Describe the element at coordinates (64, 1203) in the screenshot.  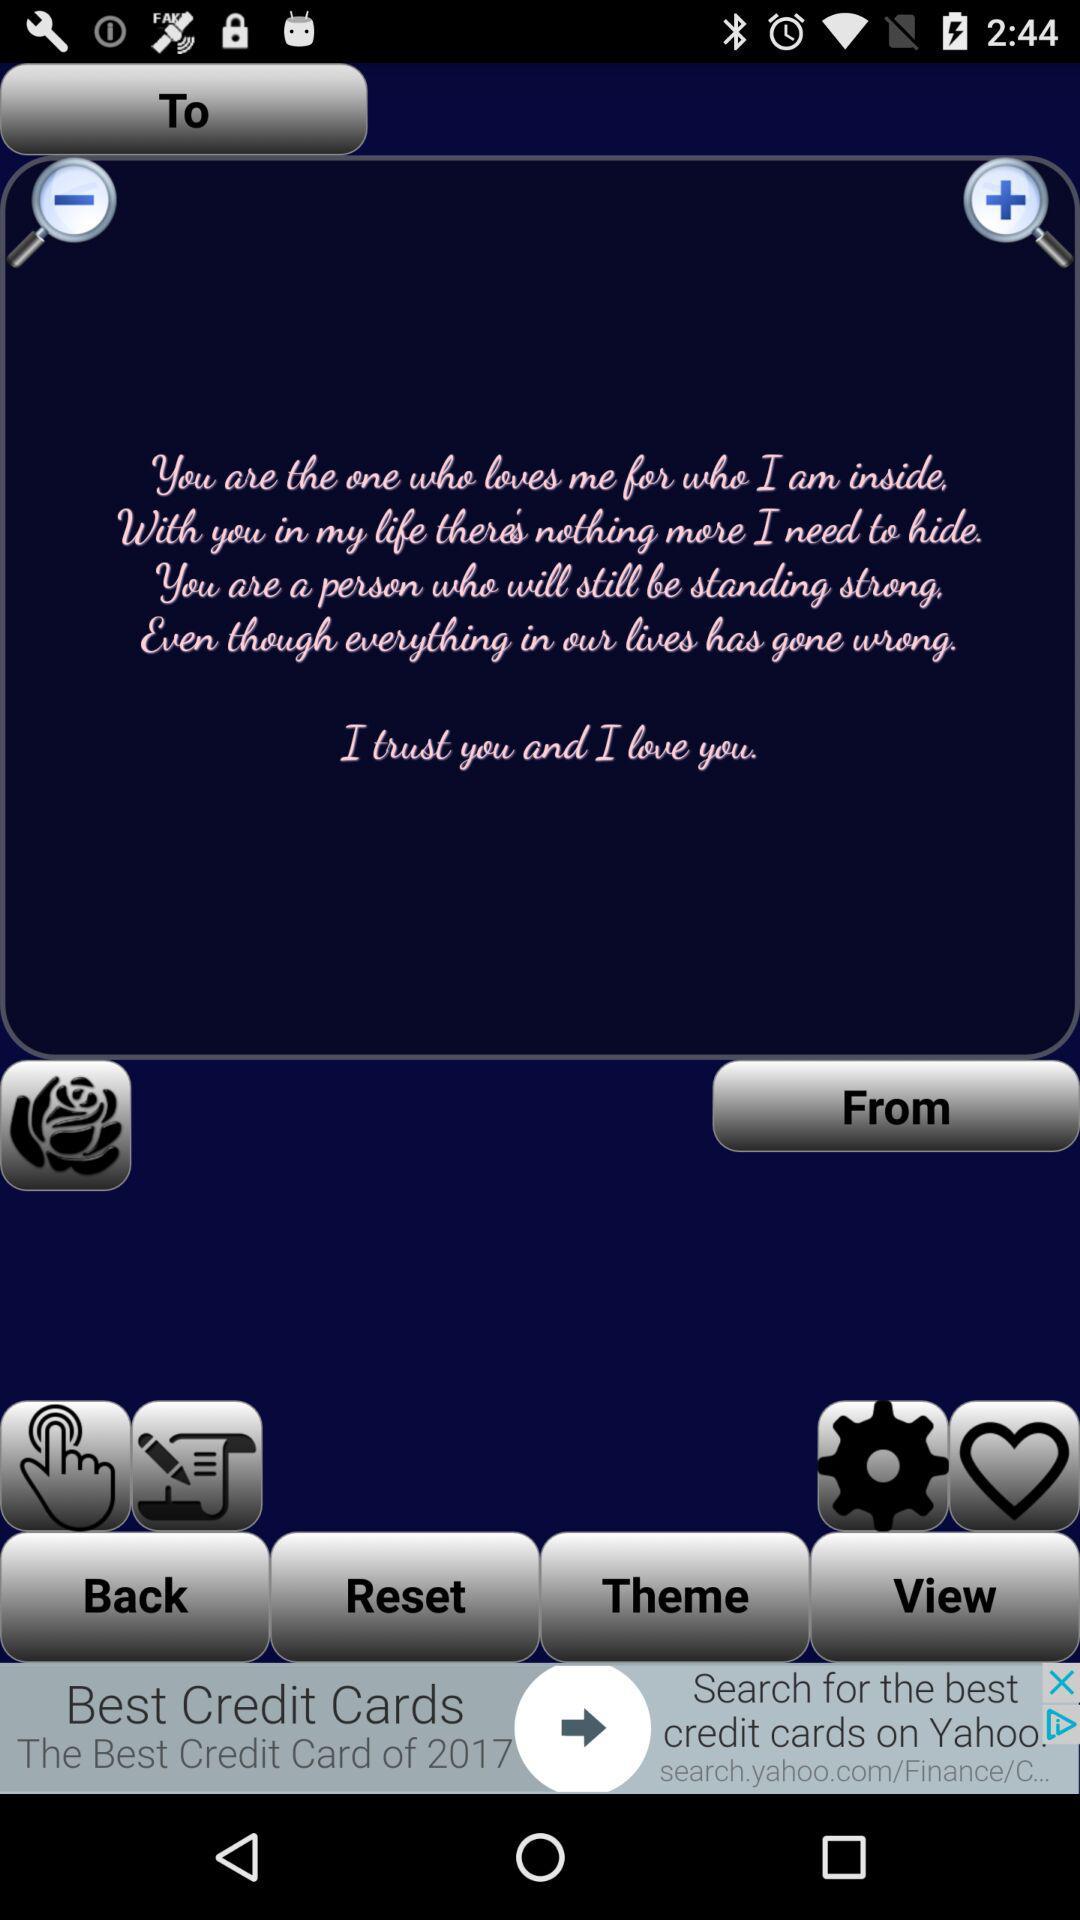
I see `the emoji icon` at that location.